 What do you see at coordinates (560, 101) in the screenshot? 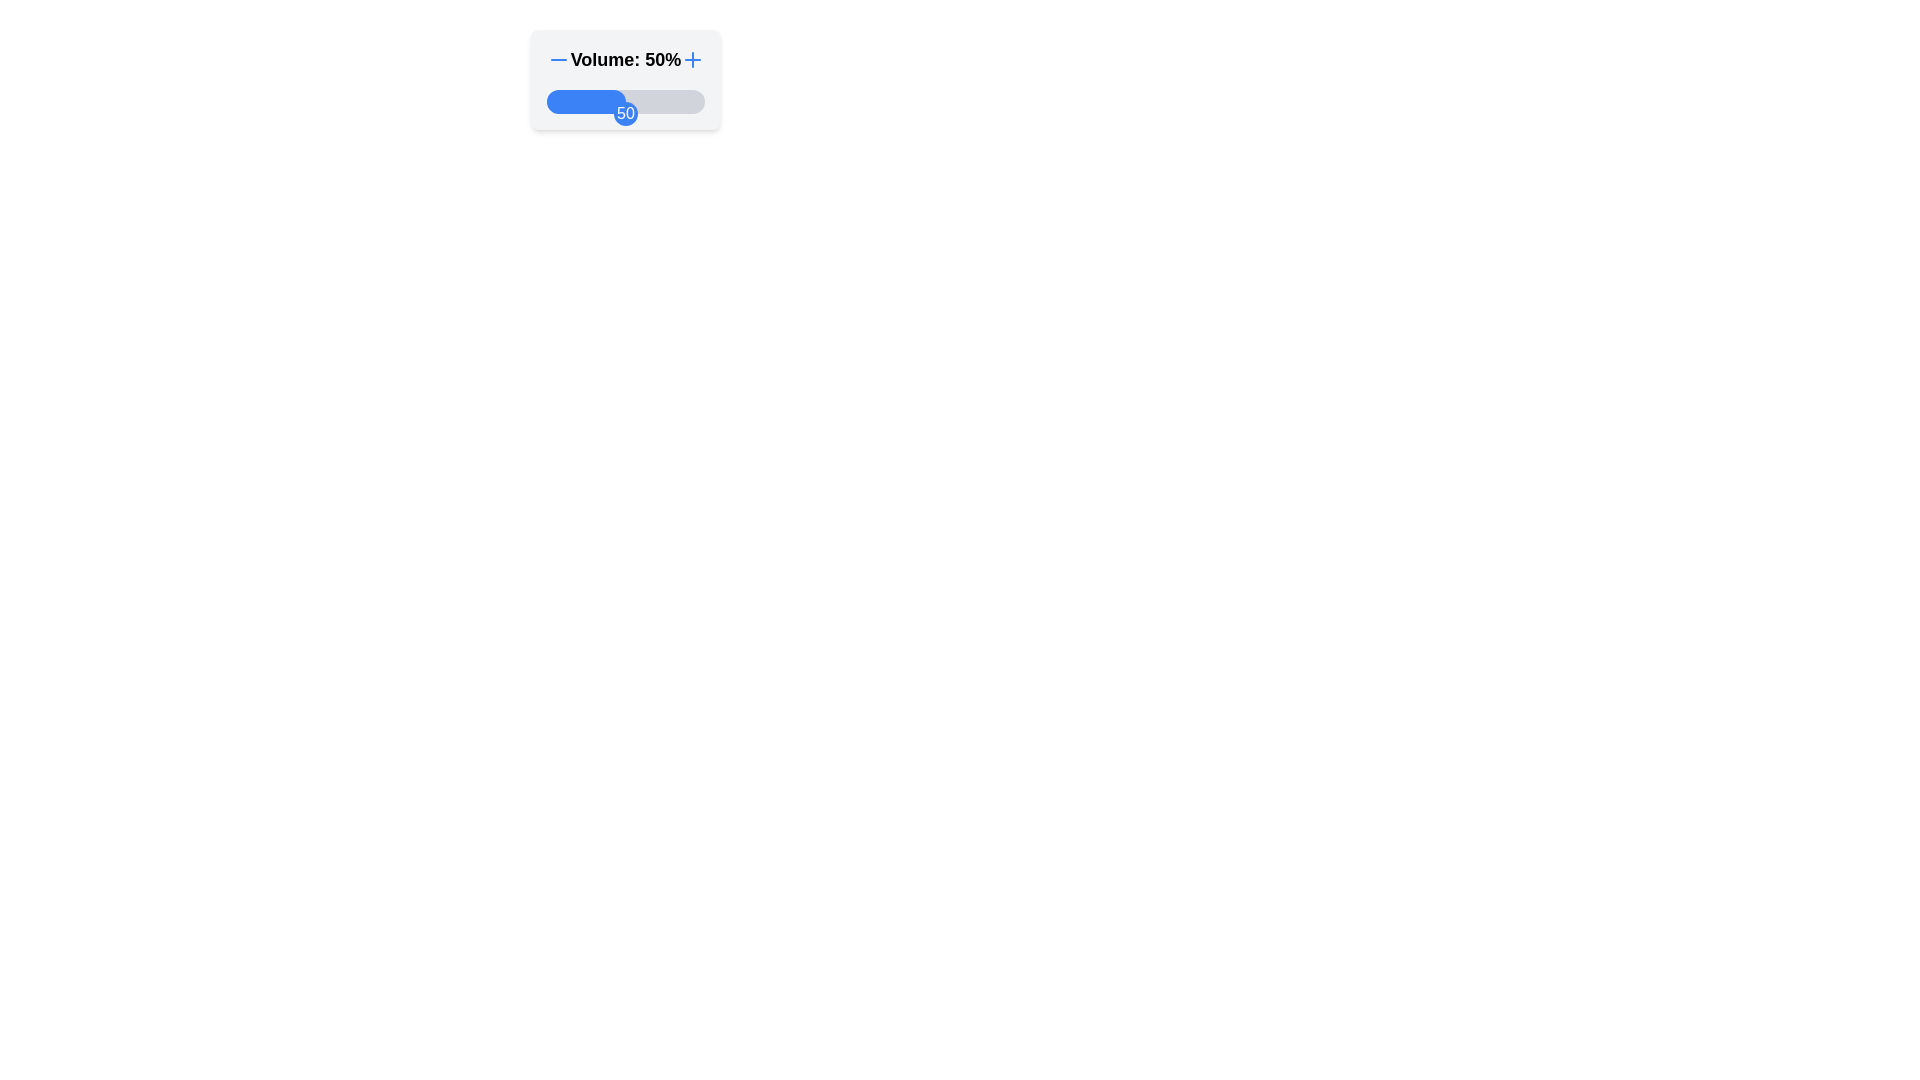
I see `the slider` at bounding box center [560, 101].